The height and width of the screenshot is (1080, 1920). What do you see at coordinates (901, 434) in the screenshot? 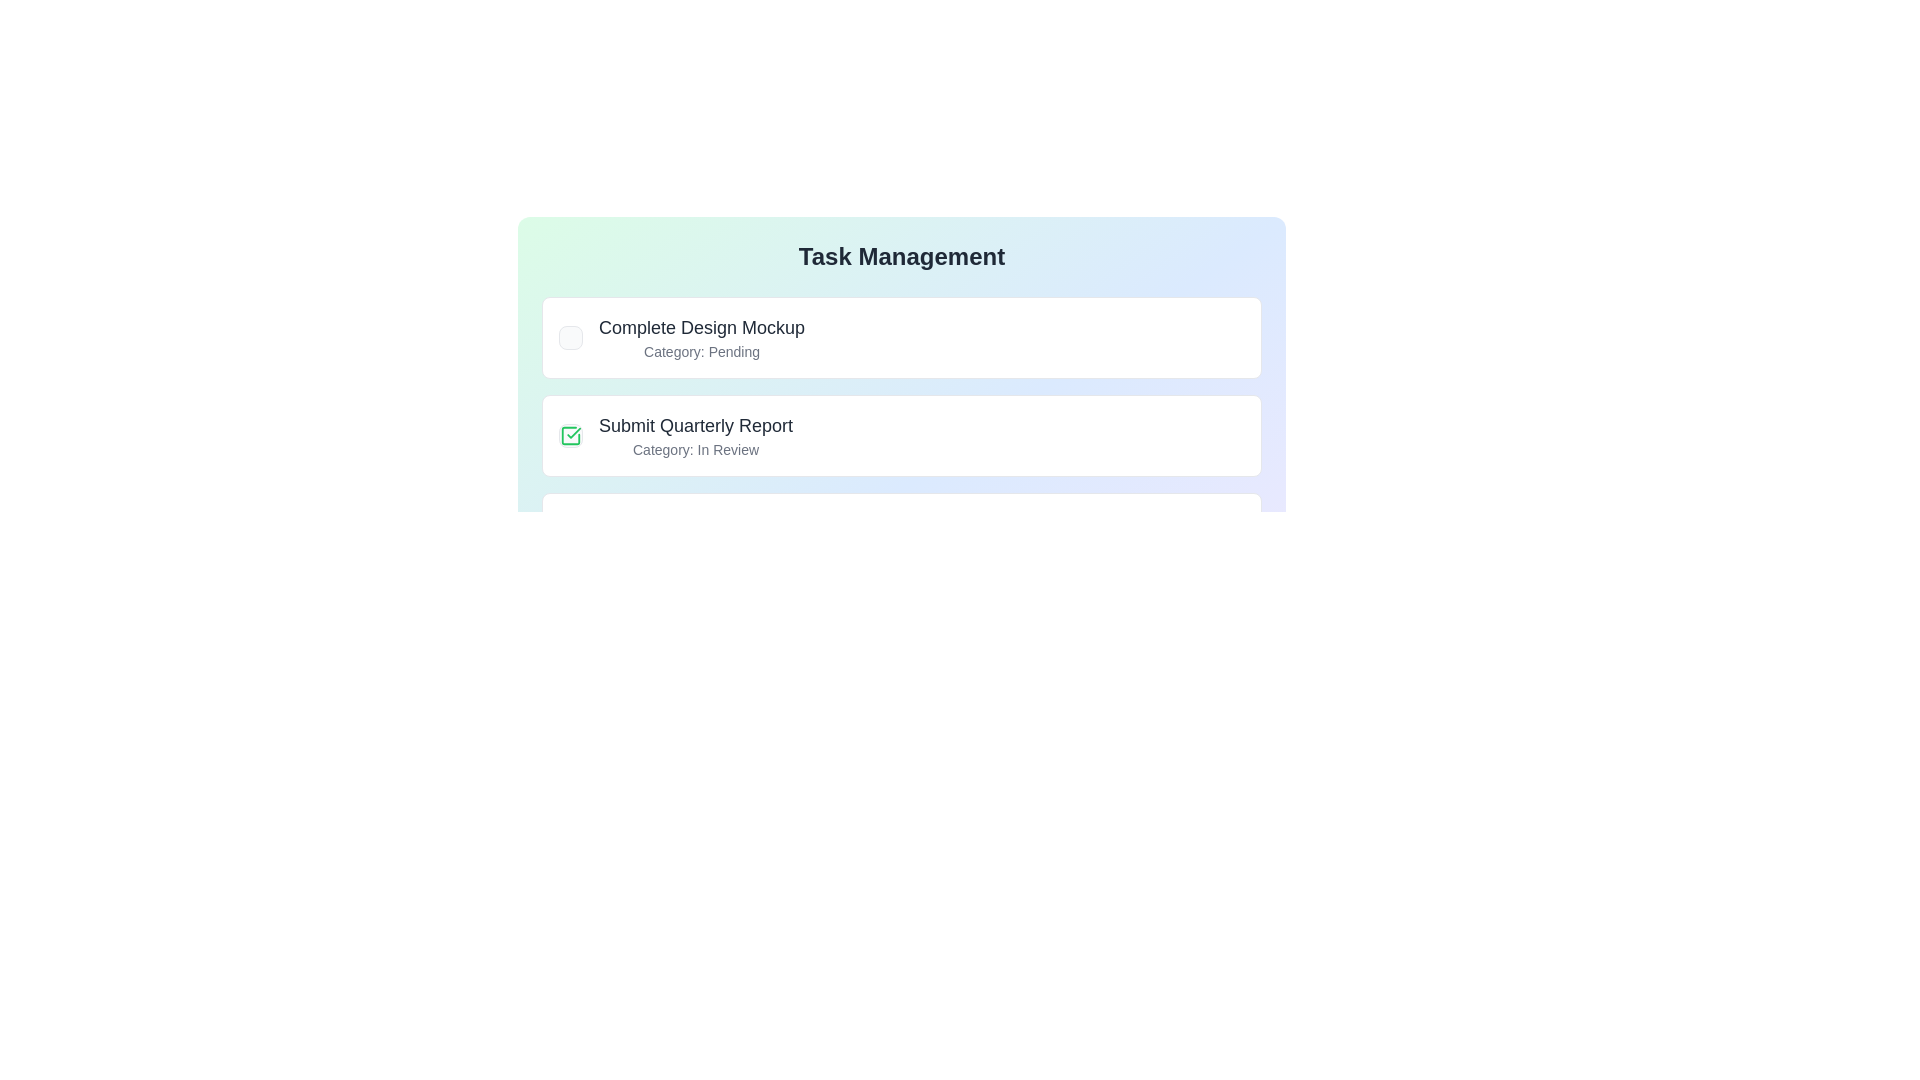
I see `the second card labeled 'Submit Quarterly Report'` at bounding box center [901, 434].